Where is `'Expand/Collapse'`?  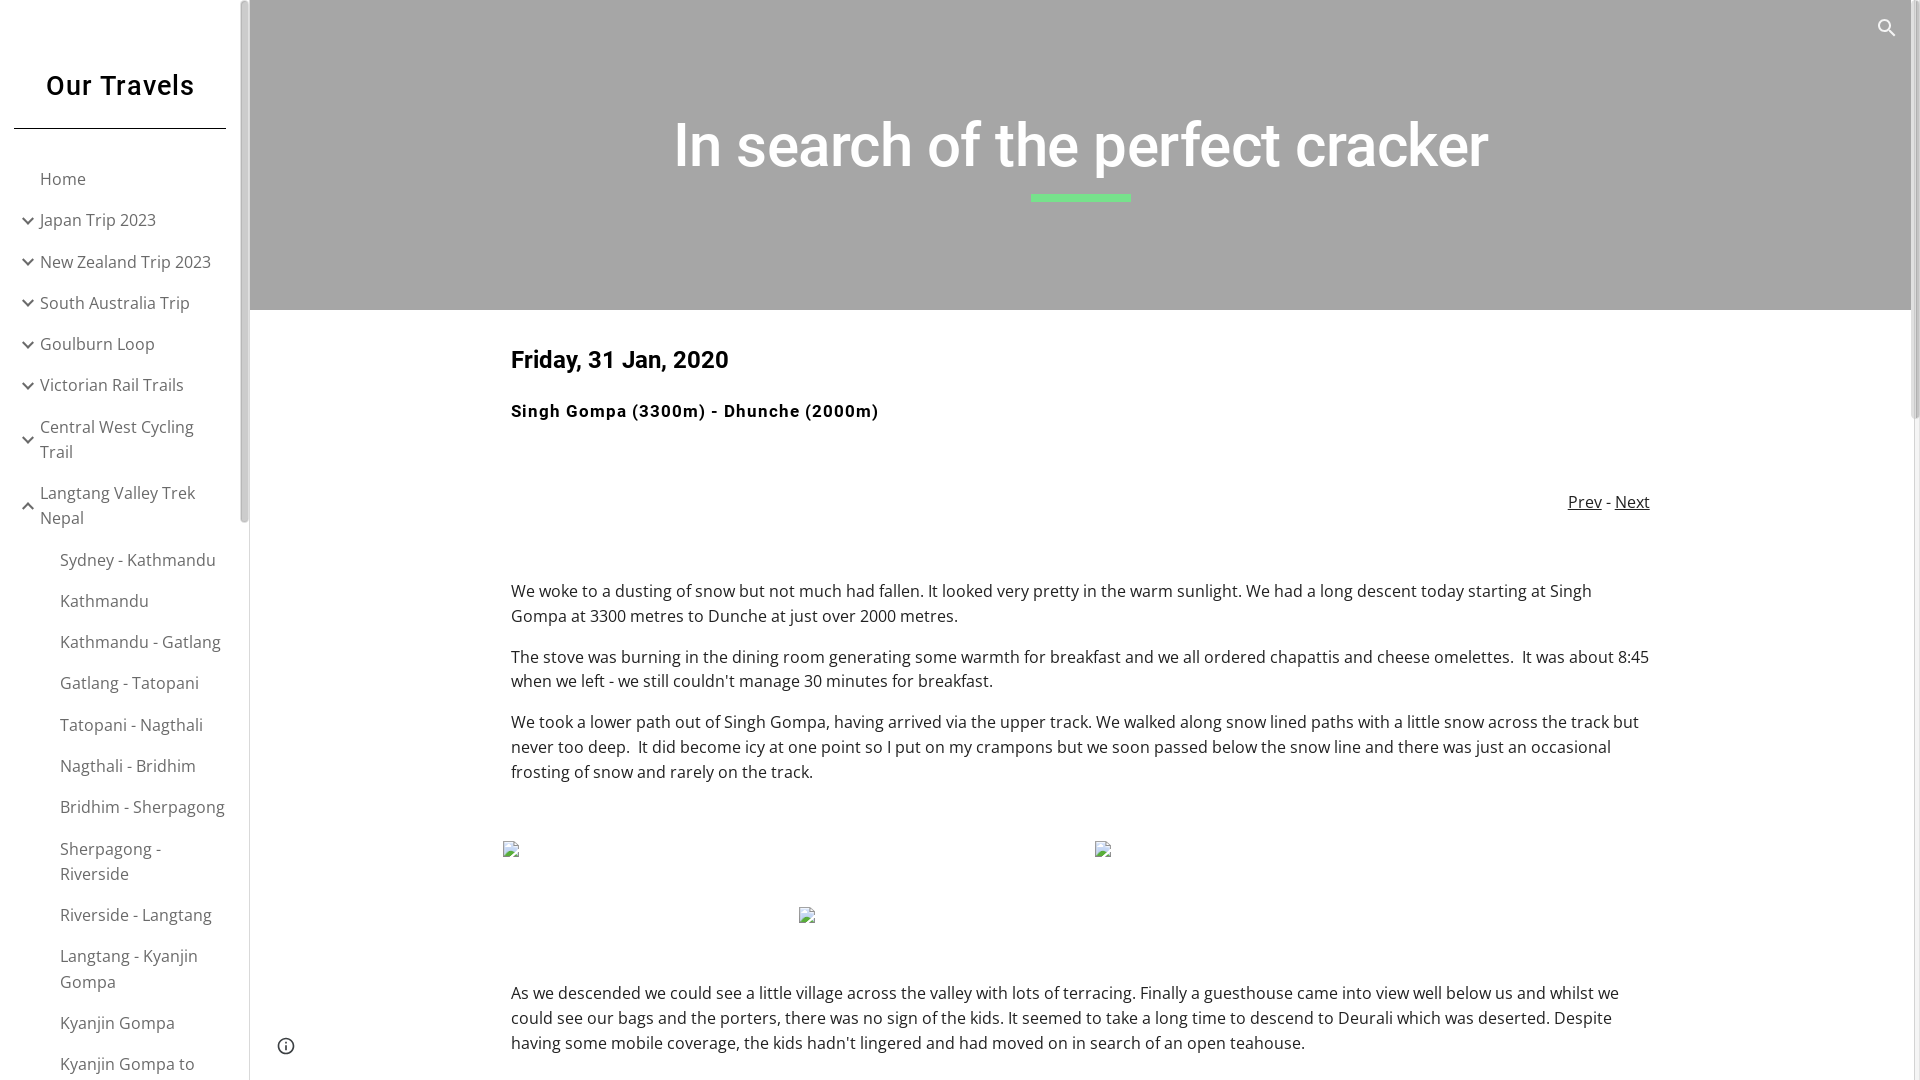 'Expand/Collapse' is located at coordinates (4, 220).